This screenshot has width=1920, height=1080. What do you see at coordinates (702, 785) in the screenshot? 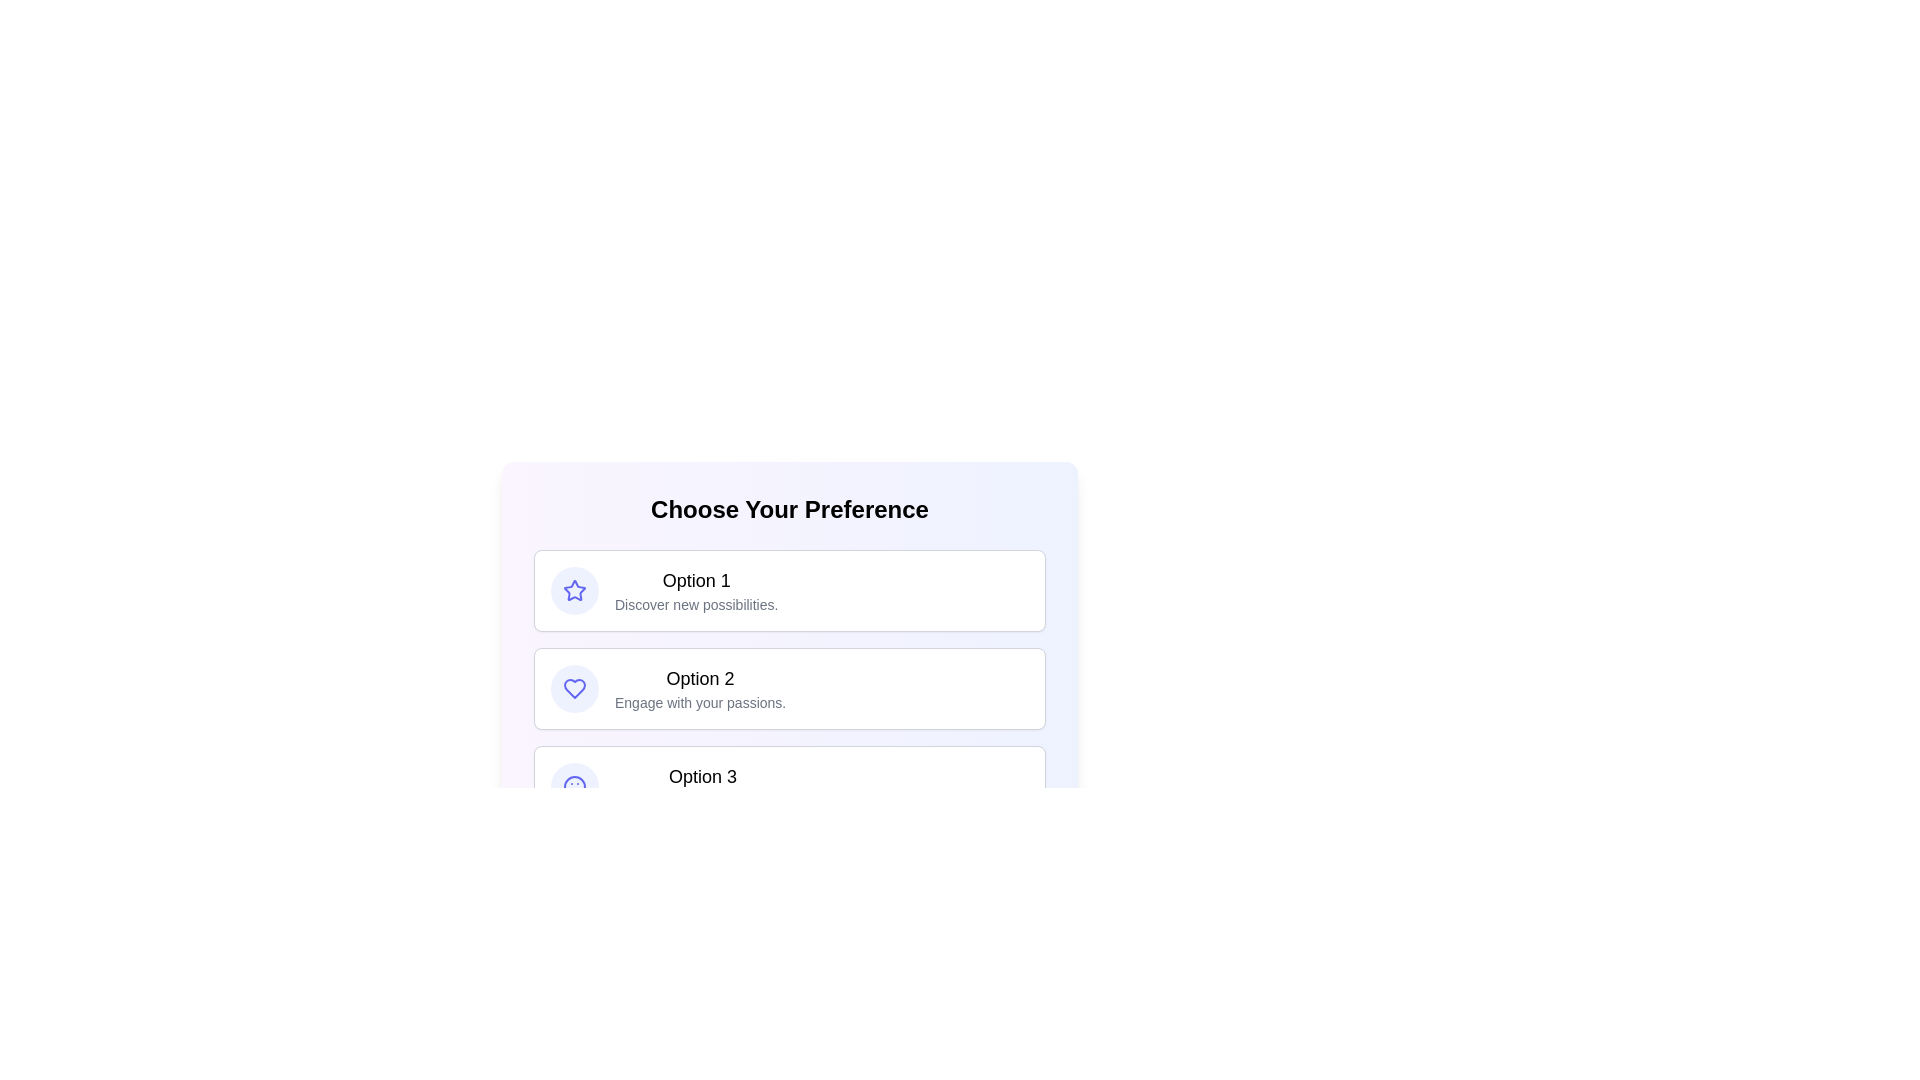
I see `the third option labeled 'Option 3: Embrace joyful experiences.' located under the 'Choose Your Preference' heading` at bounding box center [702, 785].